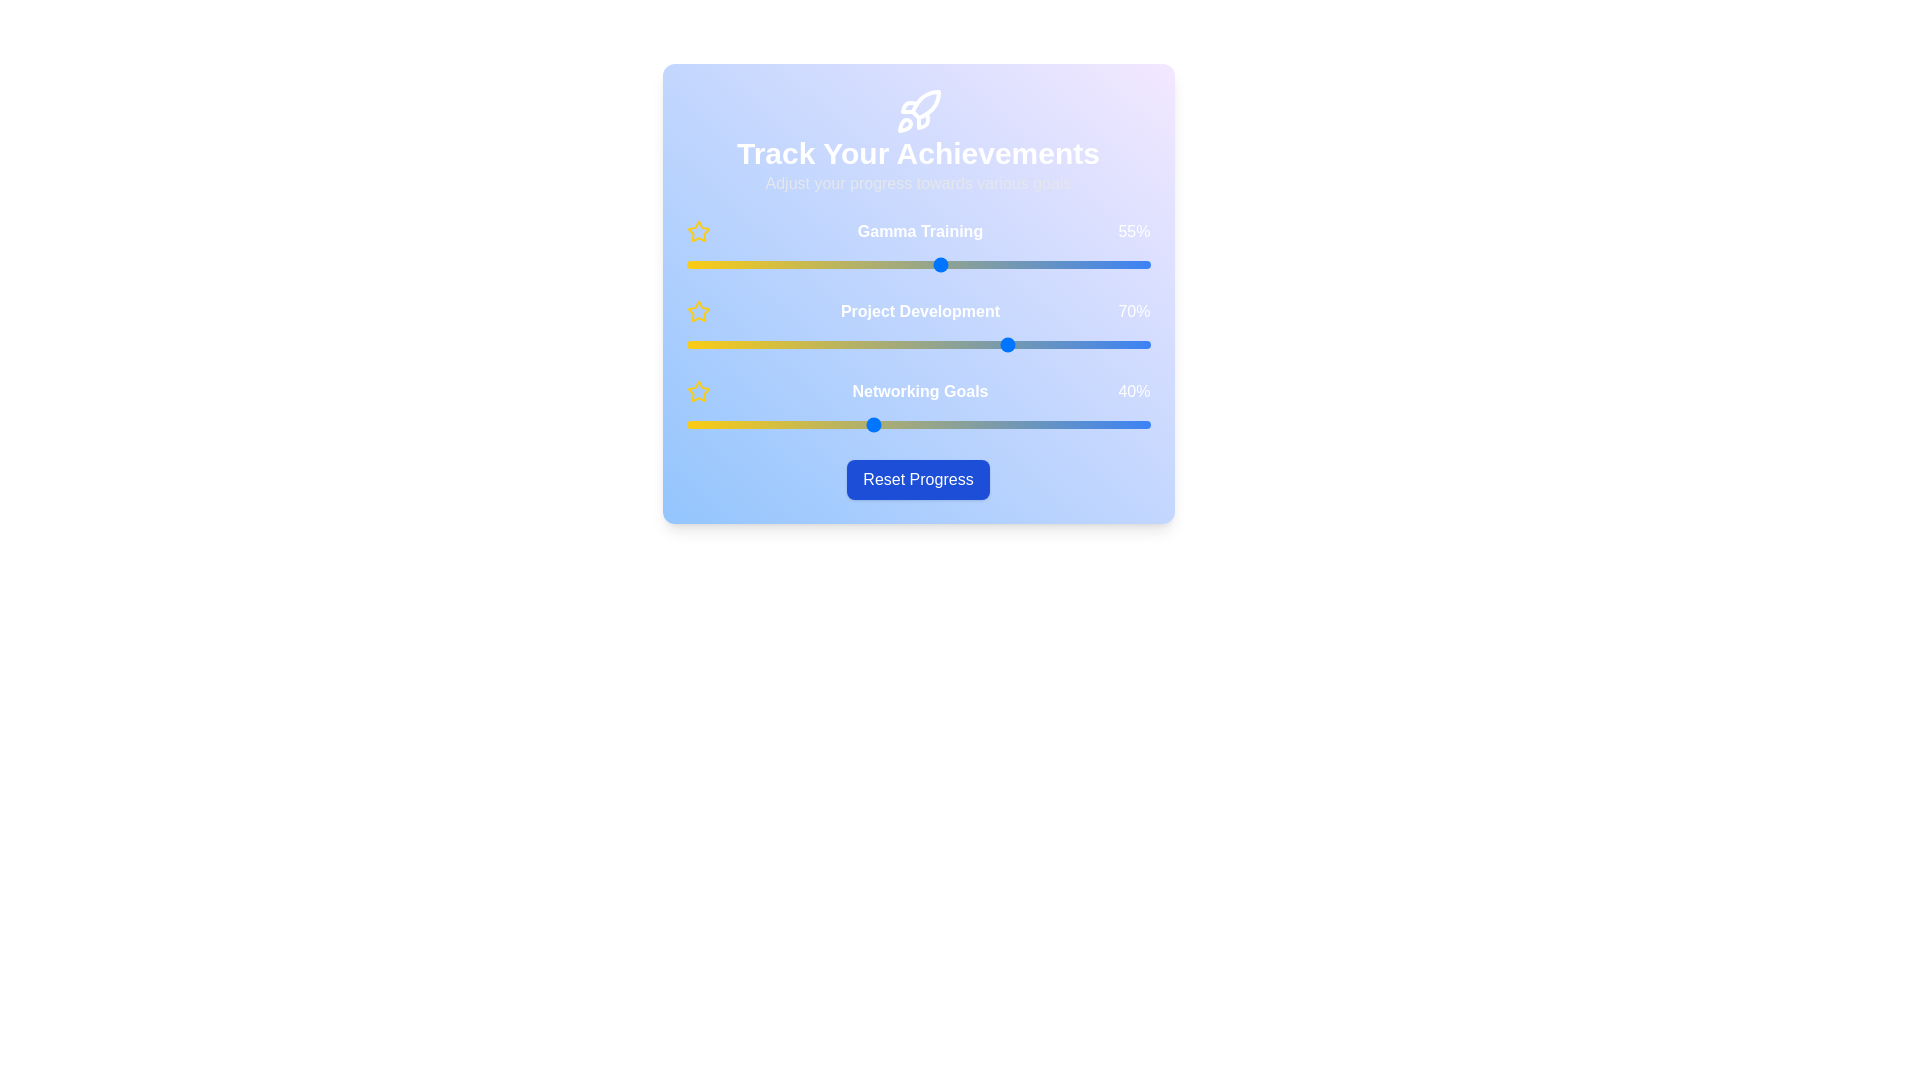  I want to click on the 'Project Development' slider to 65%, so click(988, 343).